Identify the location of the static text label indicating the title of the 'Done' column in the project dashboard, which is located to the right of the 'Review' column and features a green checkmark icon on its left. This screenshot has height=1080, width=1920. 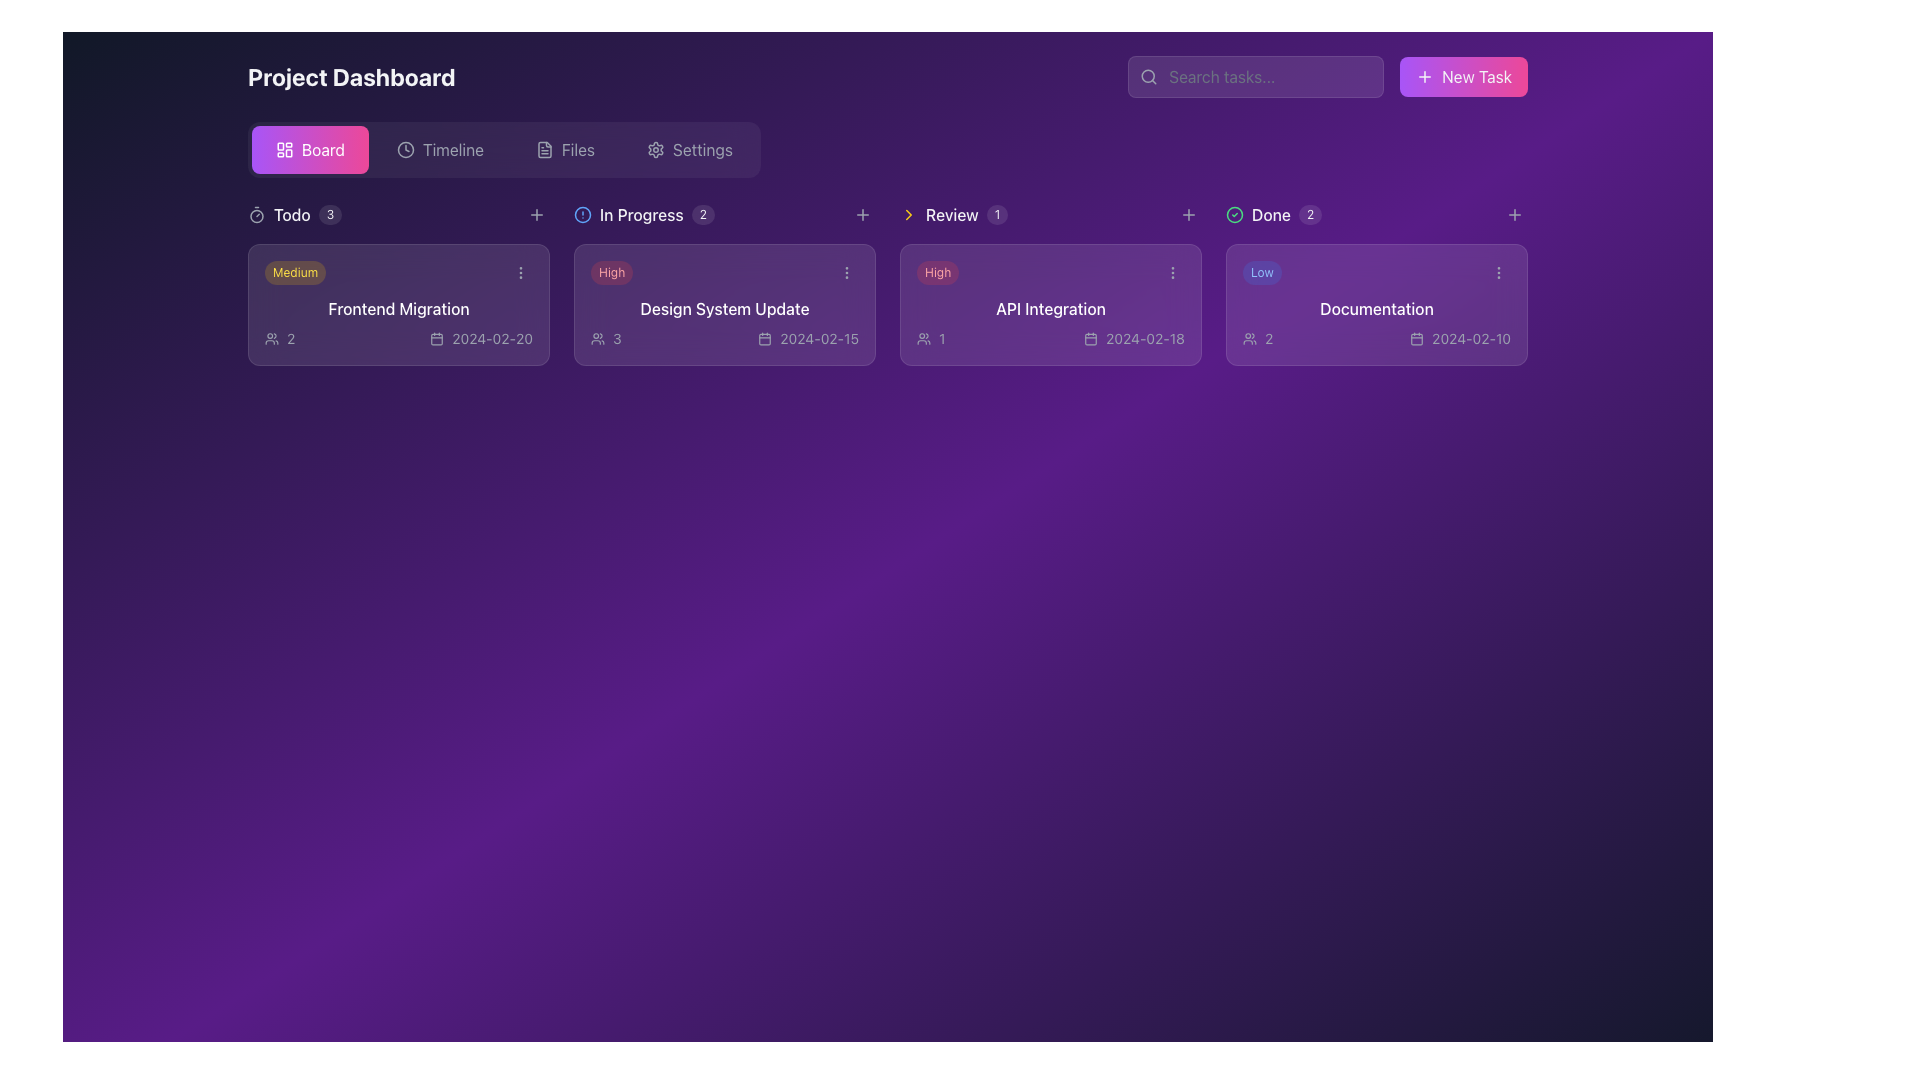
(1270, 215).